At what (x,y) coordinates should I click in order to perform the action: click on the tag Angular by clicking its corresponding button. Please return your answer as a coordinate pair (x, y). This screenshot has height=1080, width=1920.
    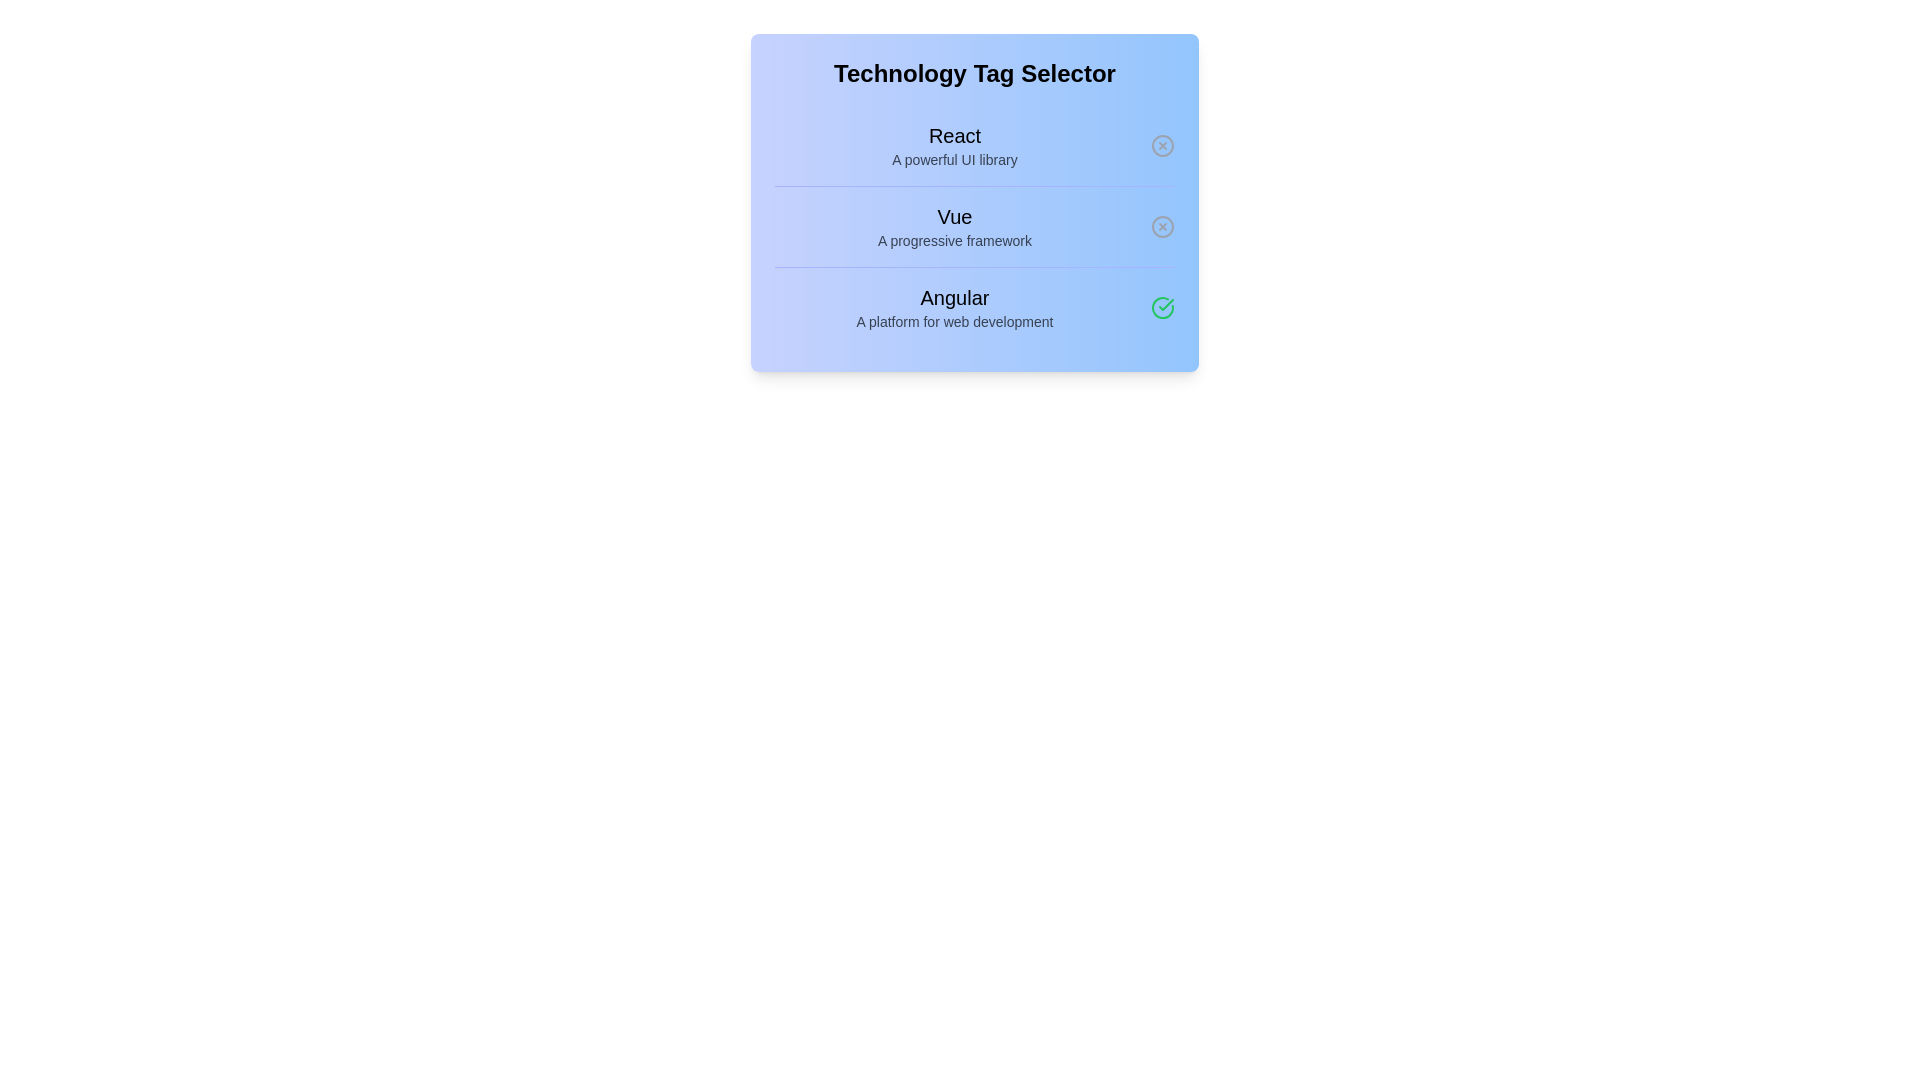
    Looking at the image, I should click on (1162, 308).